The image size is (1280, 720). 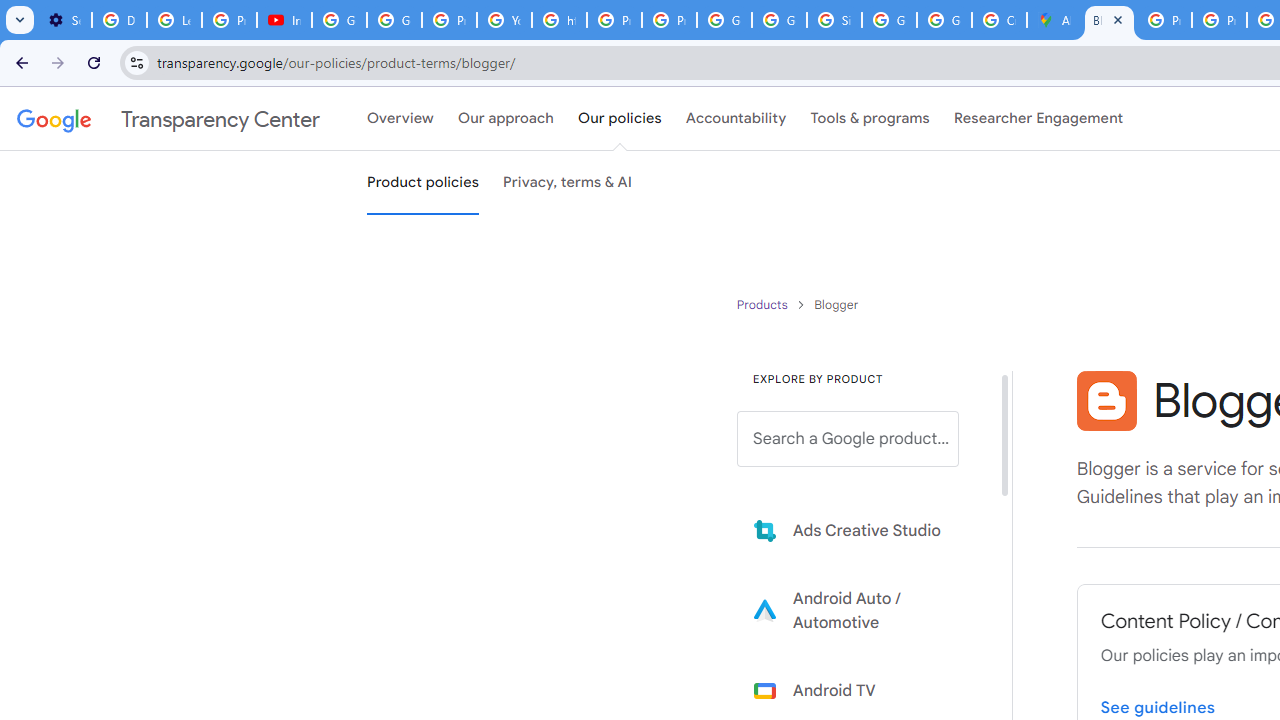 I want to click on 'Learn more about Android Auto', so click(x=862, y=609).